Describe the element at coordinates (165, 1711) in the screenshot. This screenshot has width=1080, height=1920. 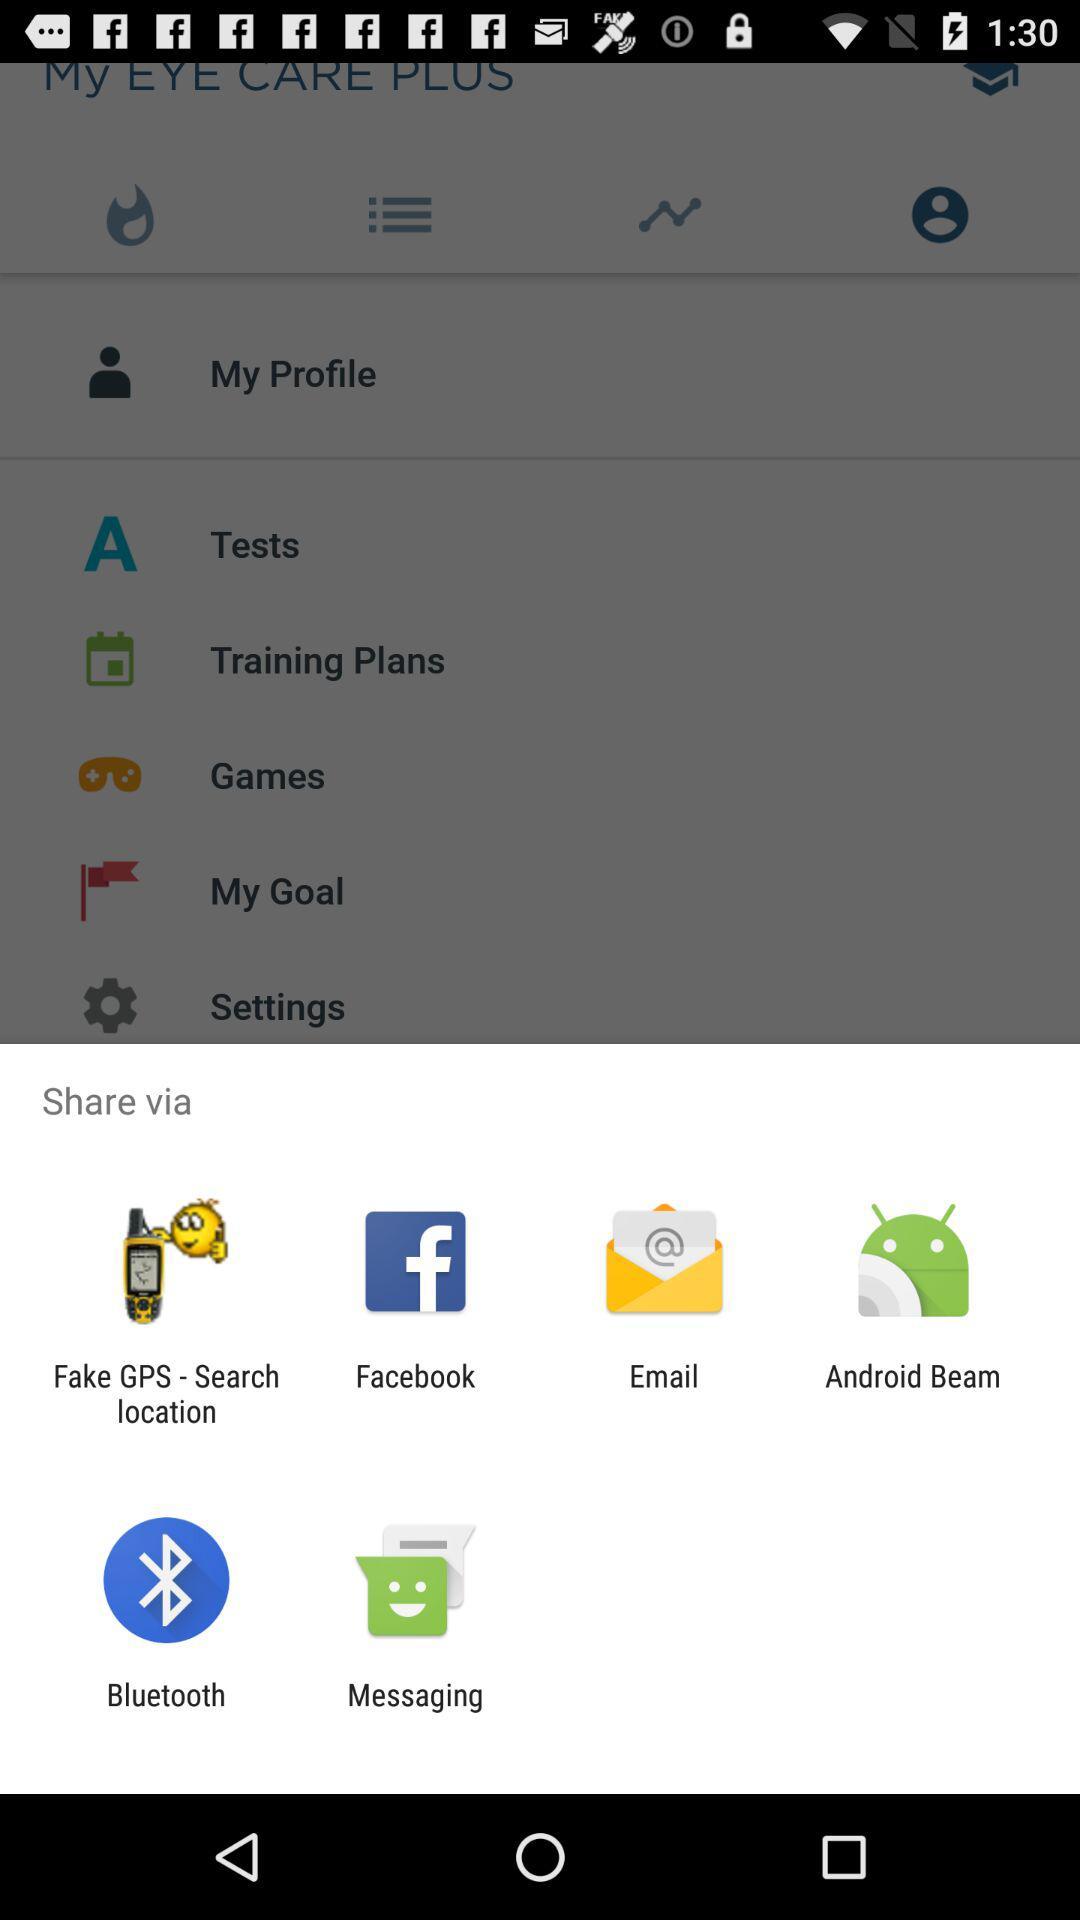
I see `bluetooth app` at that location.